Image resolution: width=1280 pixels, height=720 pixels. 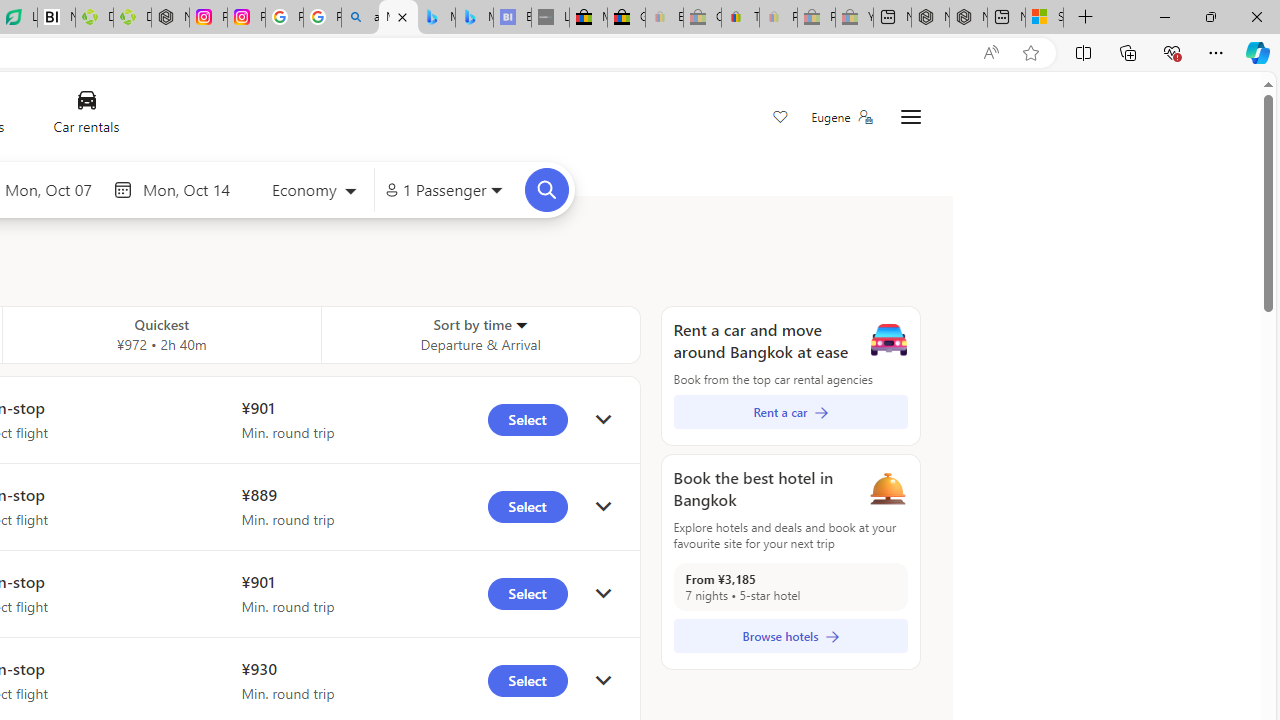 What do you see at coordinates (968, 17) in the screenshot?
I see `'Nordace - Summer Adventures 2024'` at bounding box center [968, 17].